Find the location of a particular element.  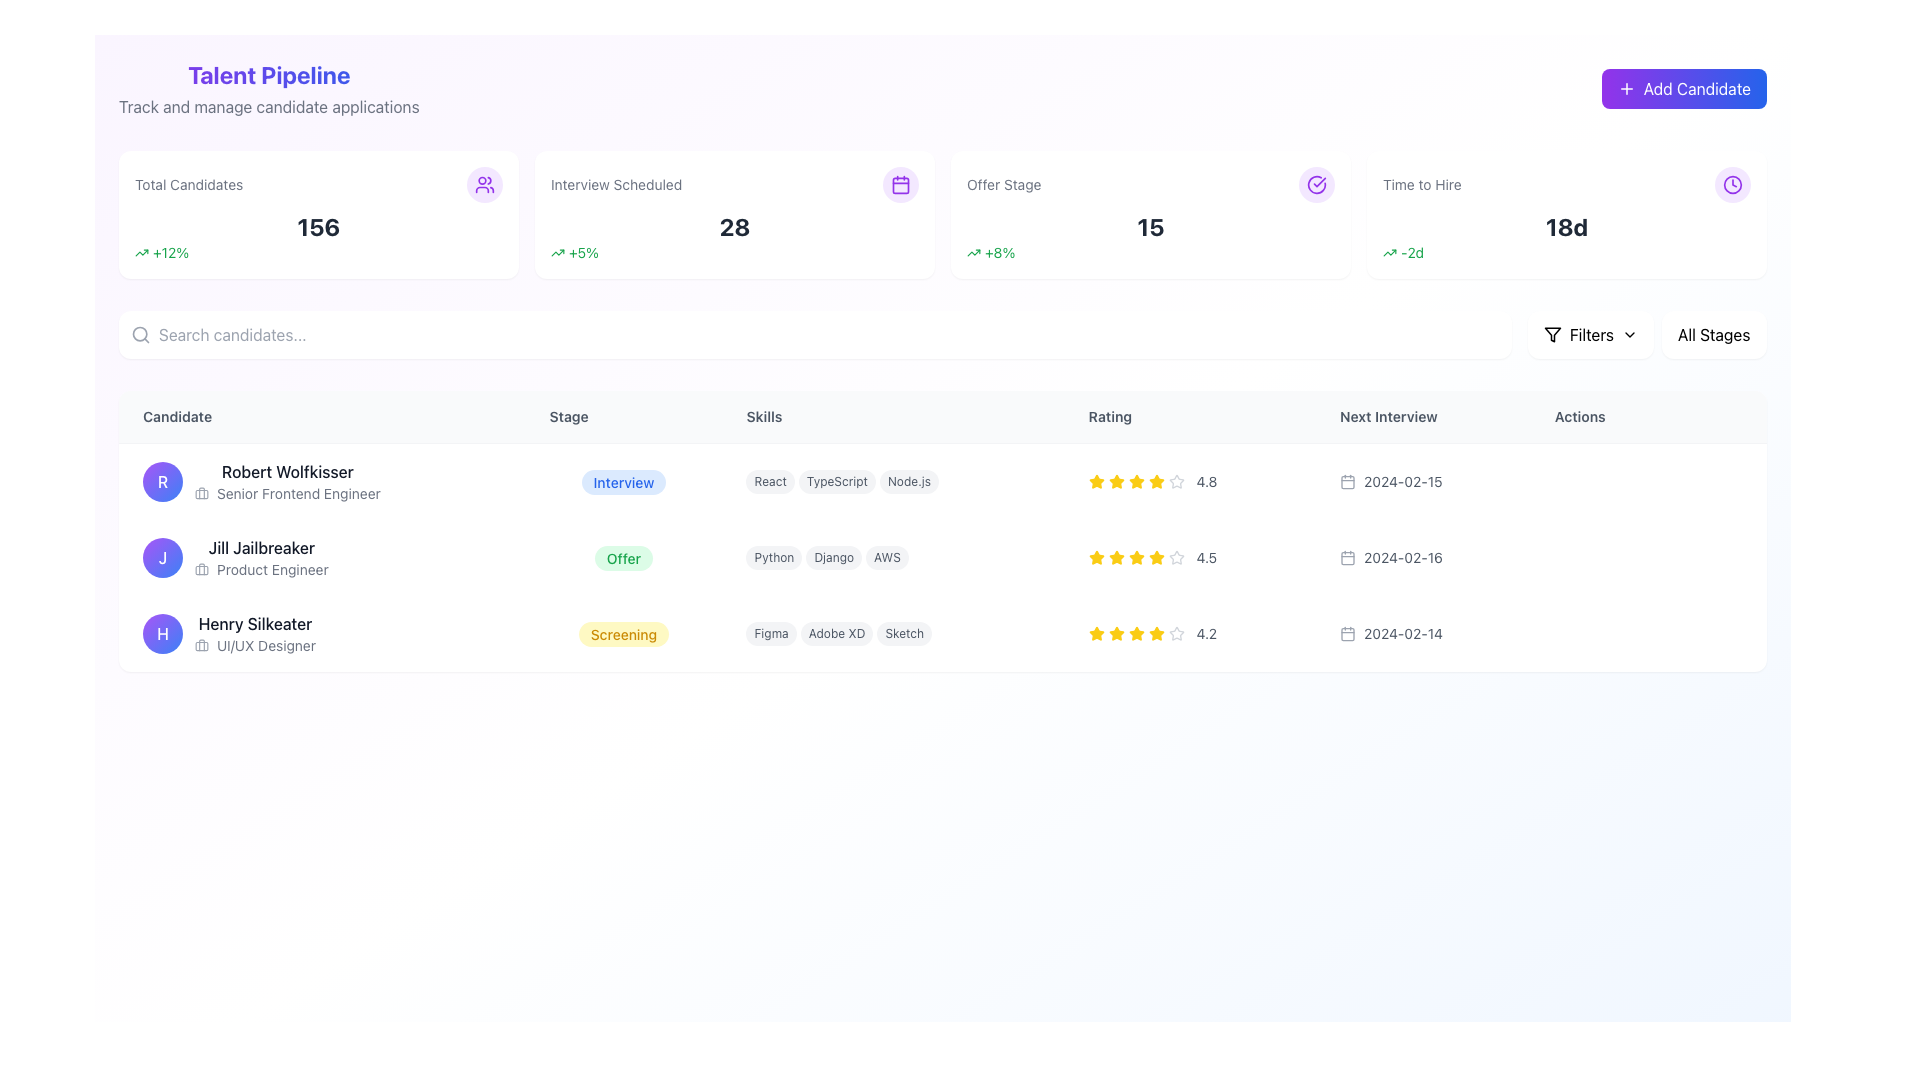

the third star icon in the Rating column of the table for Jill Jailbreaker to rate her is located at coordinates (1115, 557).